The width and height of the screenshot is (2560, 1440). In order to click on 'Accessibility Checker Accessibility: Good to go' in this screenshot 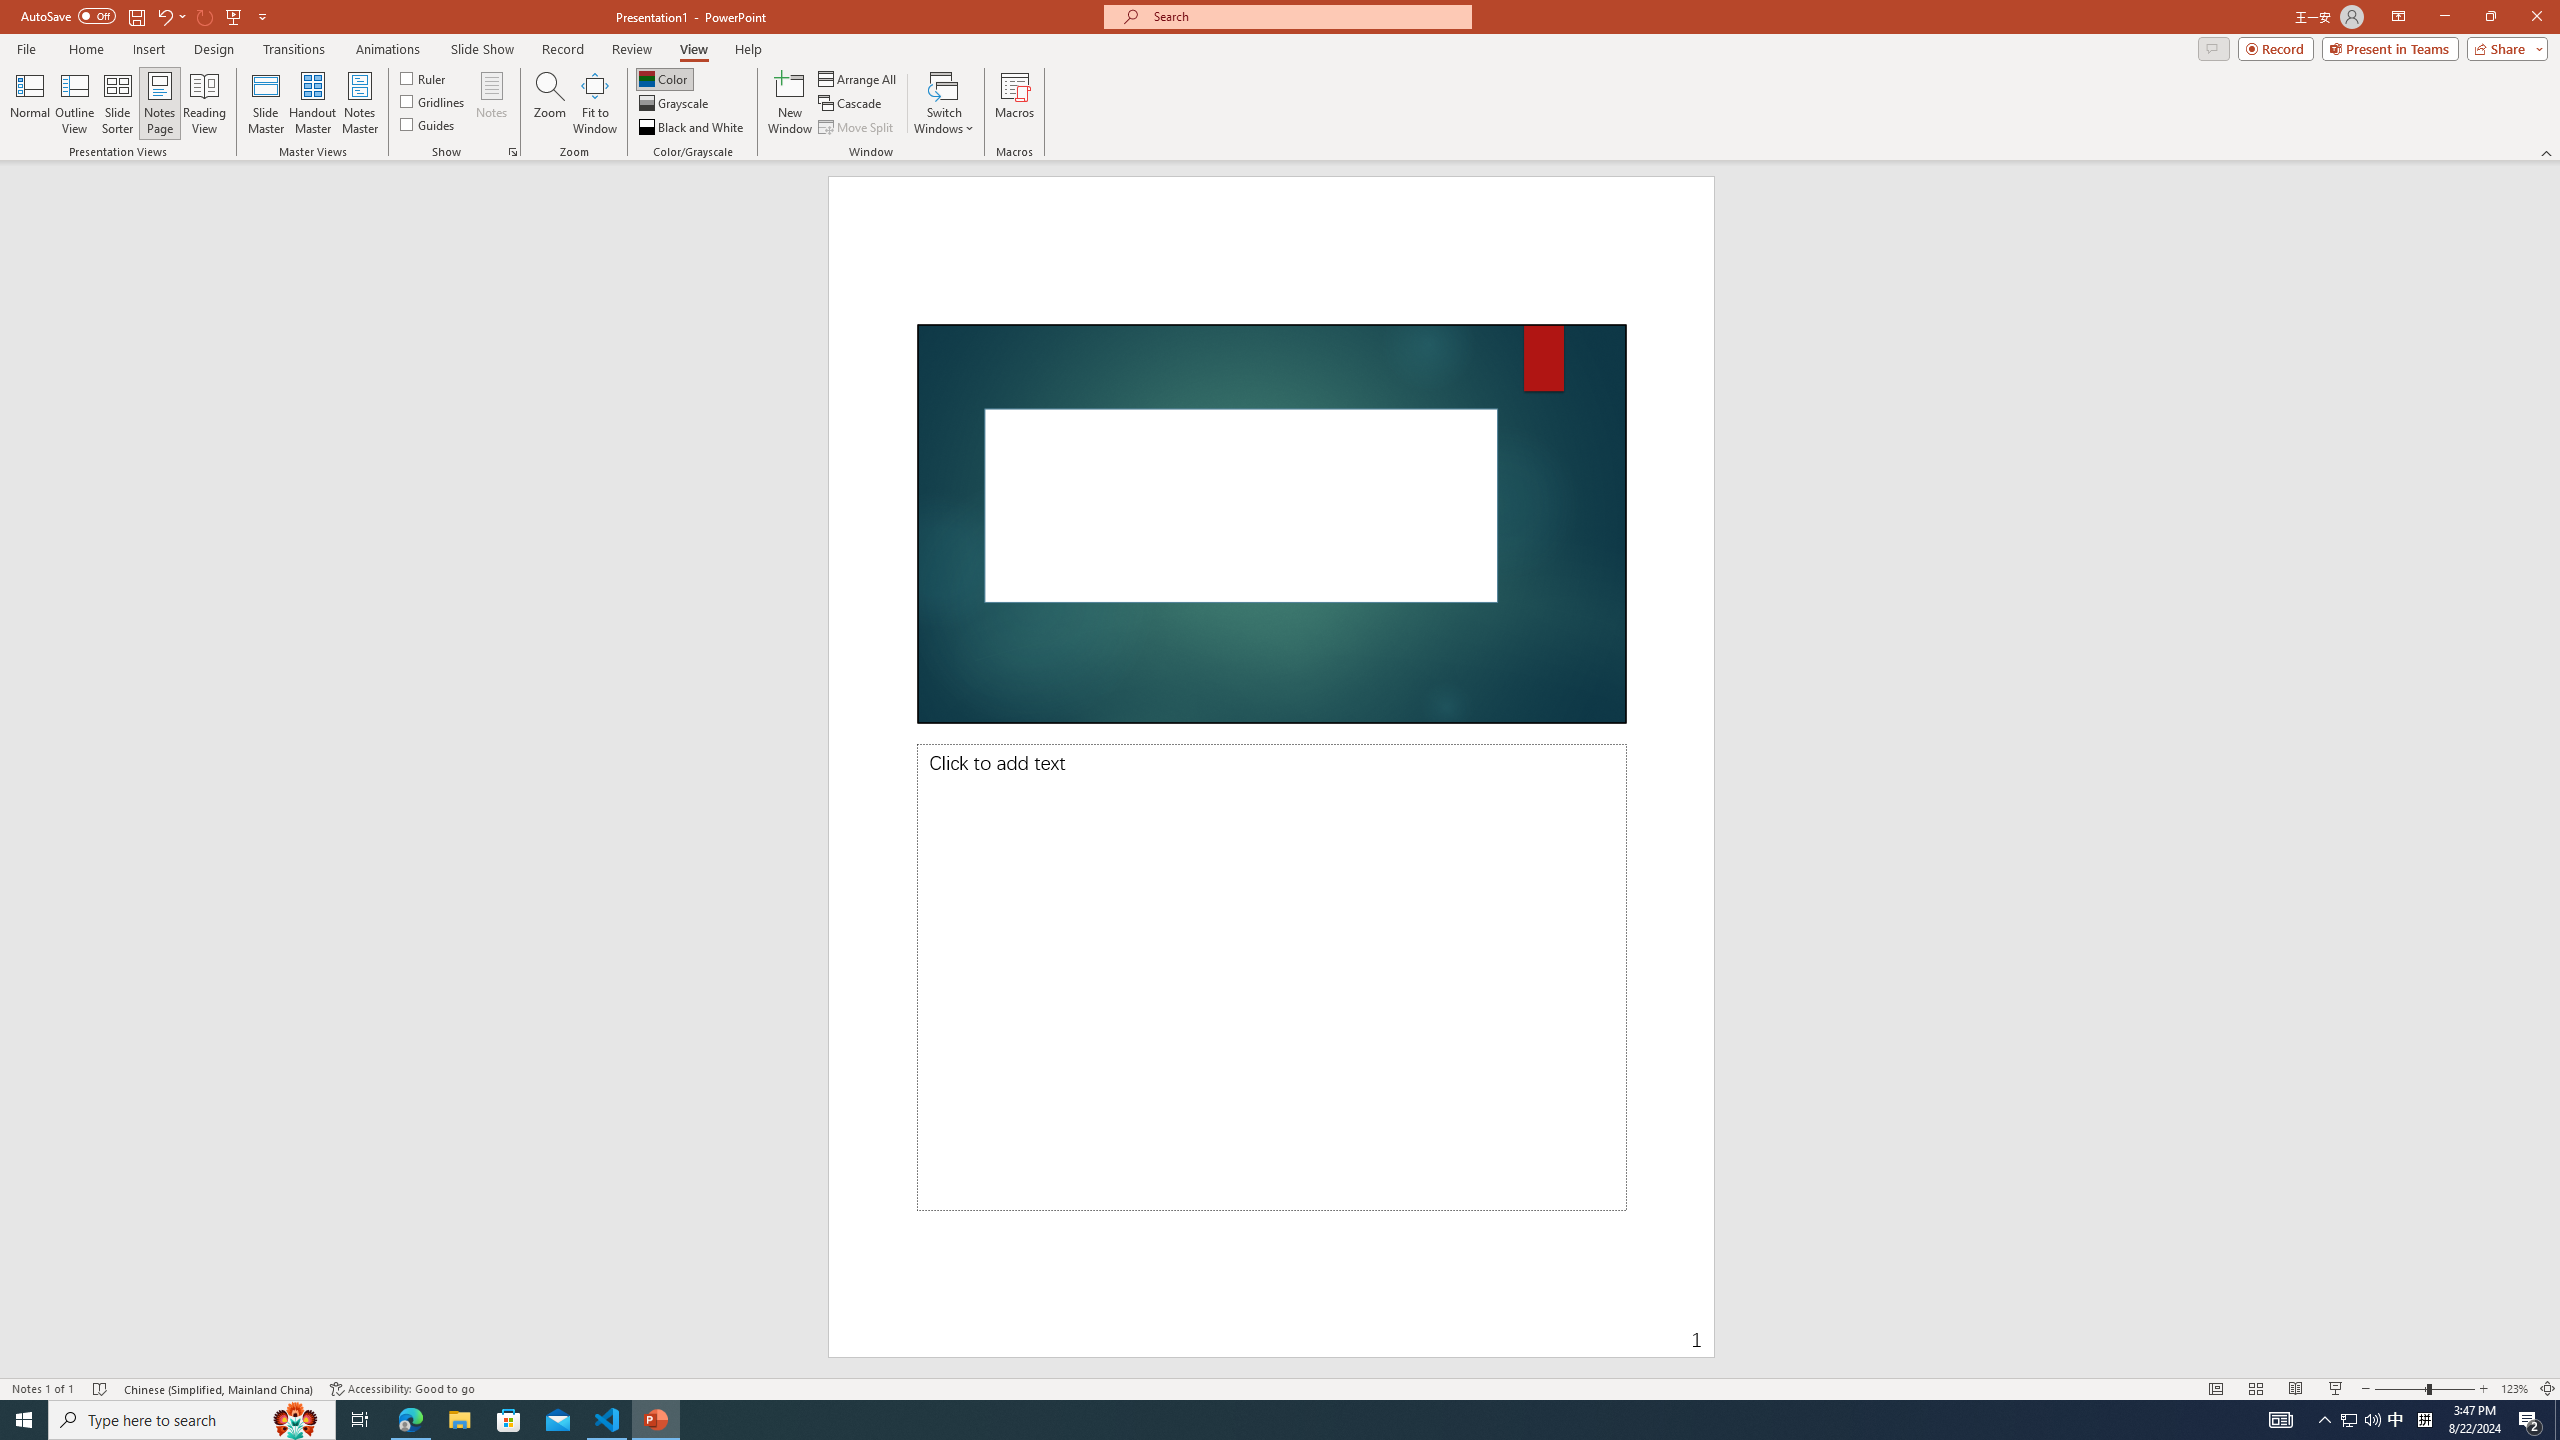, I will do `click(403, 1389)`.